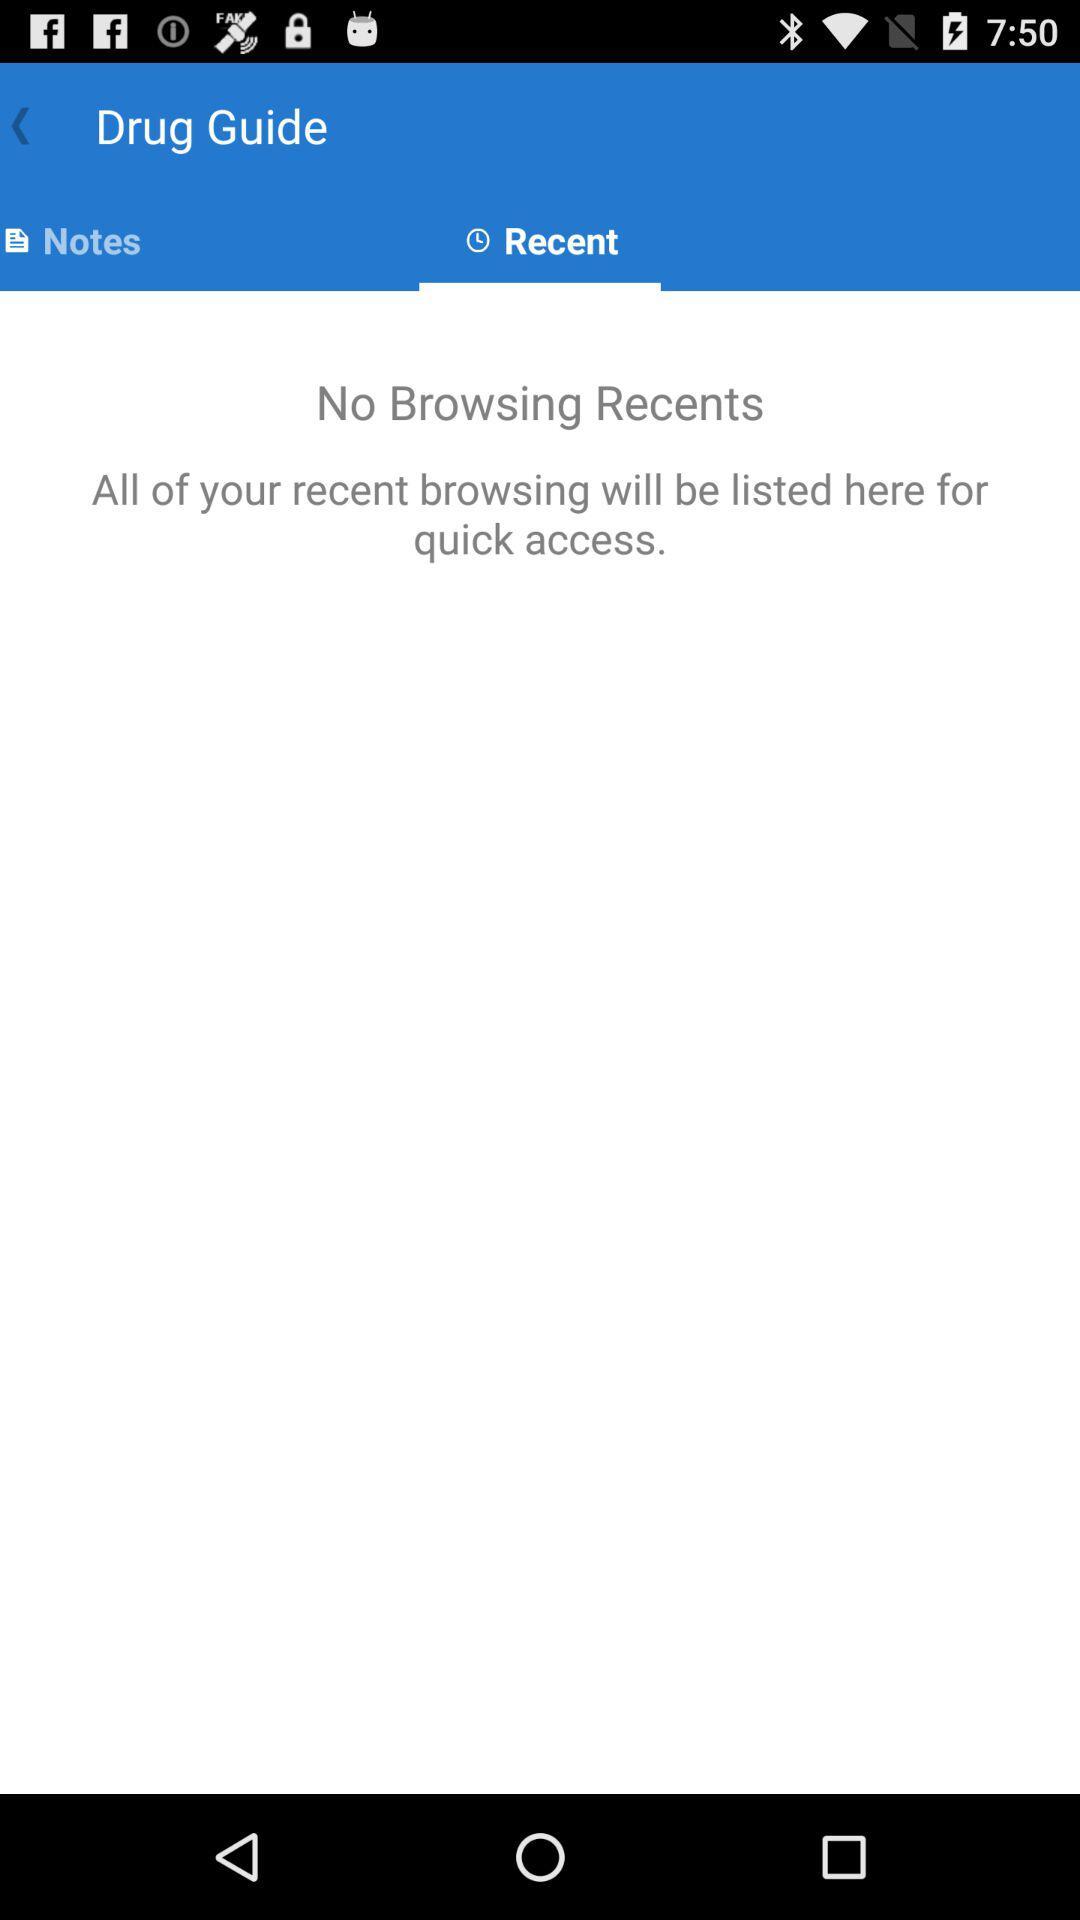 The width and height of the screenshot is (1080, 1920). I want to click on icon to the left of   recent app, so click(69, 240).